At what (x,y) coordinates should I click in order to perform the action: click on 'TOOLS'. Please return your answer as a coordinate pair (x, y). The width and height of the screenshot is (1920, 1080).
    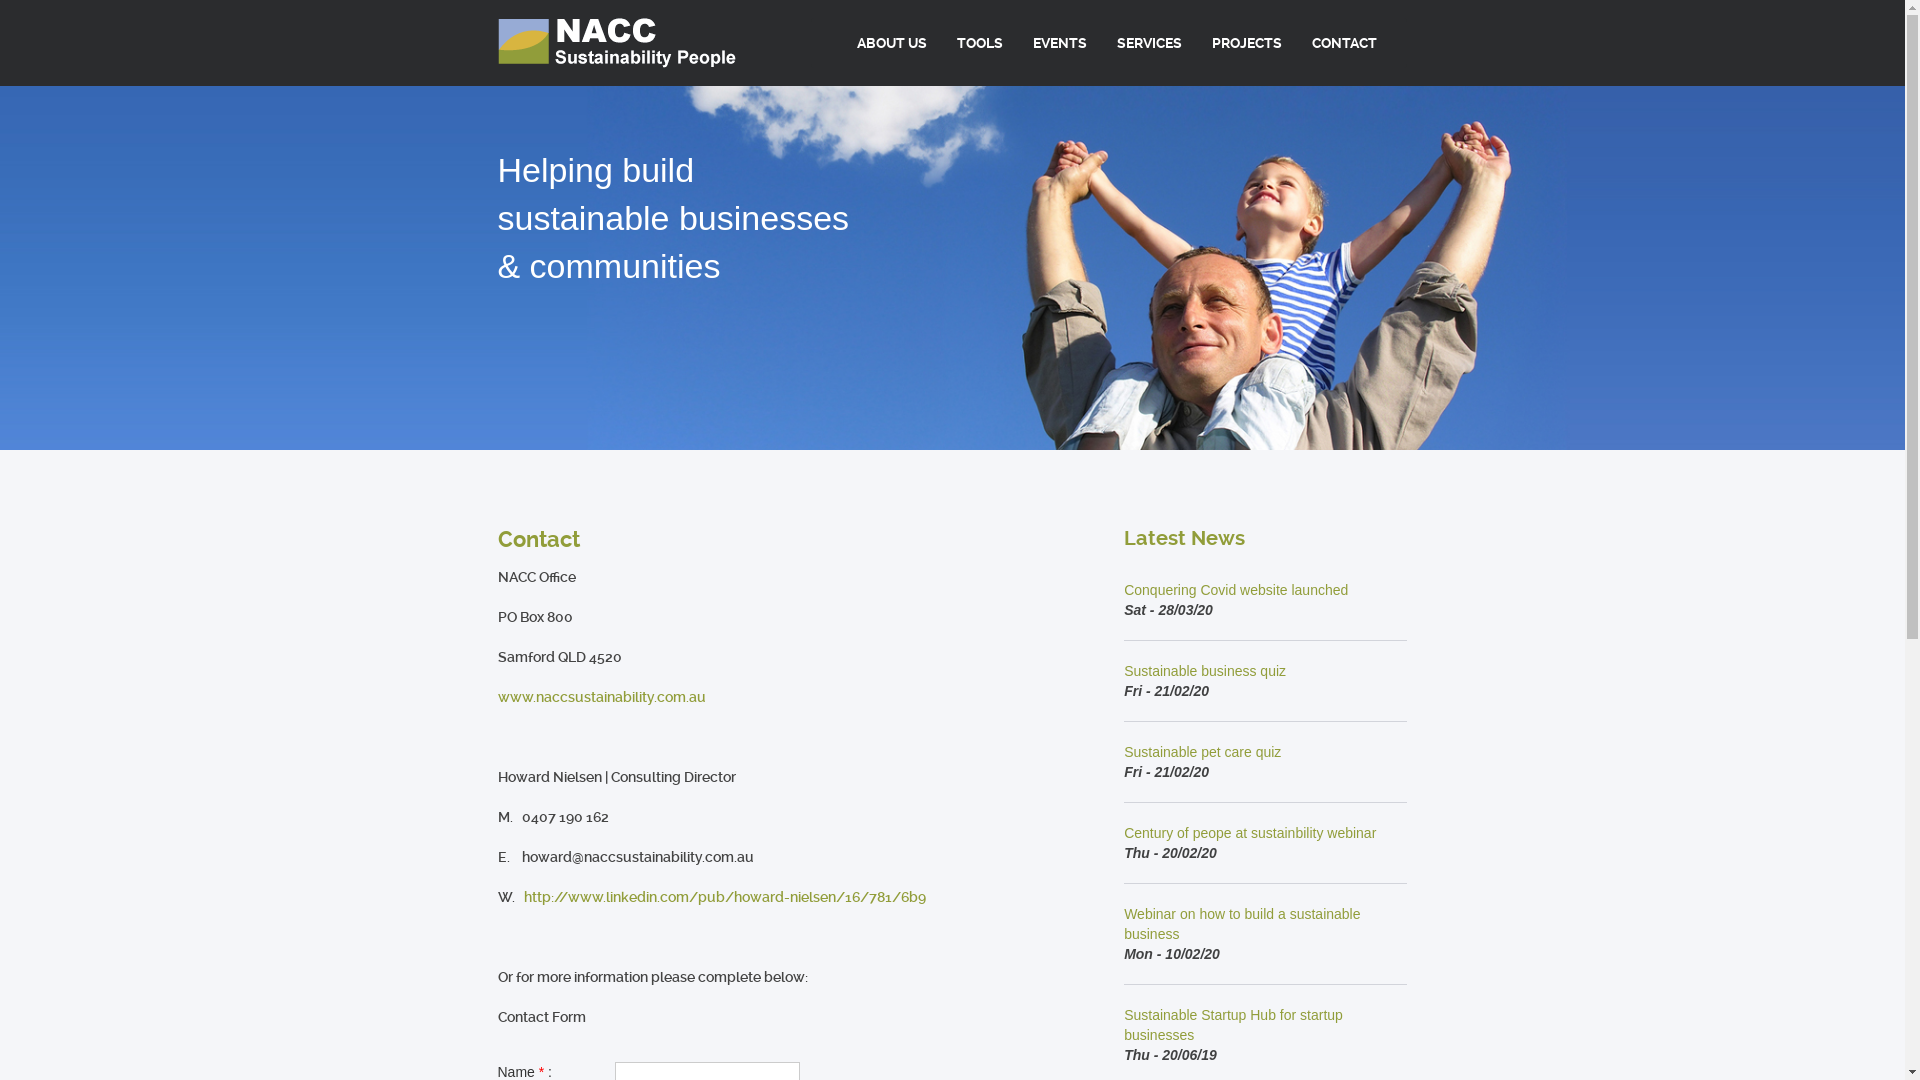
    Looking at the image, I should click on (979, 42).